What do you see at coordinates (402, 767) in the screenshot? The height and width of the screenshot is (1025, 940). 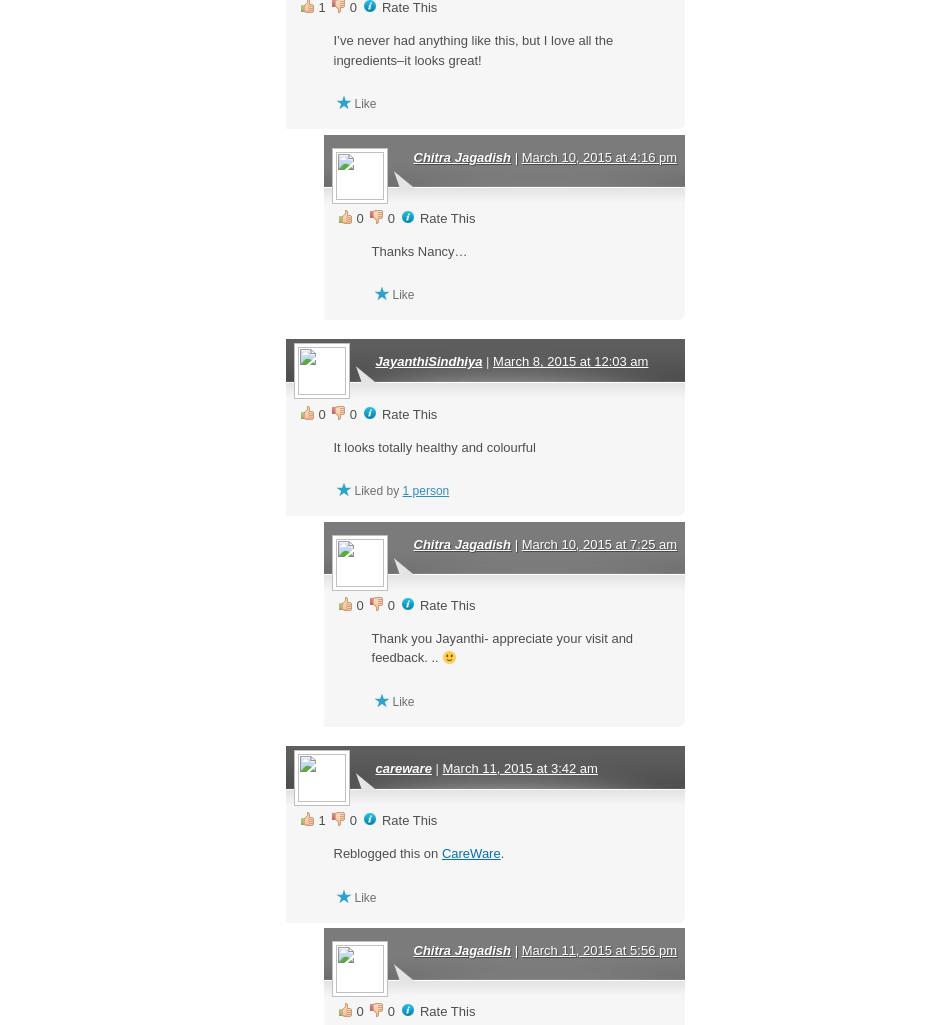 I see `'careware'` at bounding box center [402, 767].